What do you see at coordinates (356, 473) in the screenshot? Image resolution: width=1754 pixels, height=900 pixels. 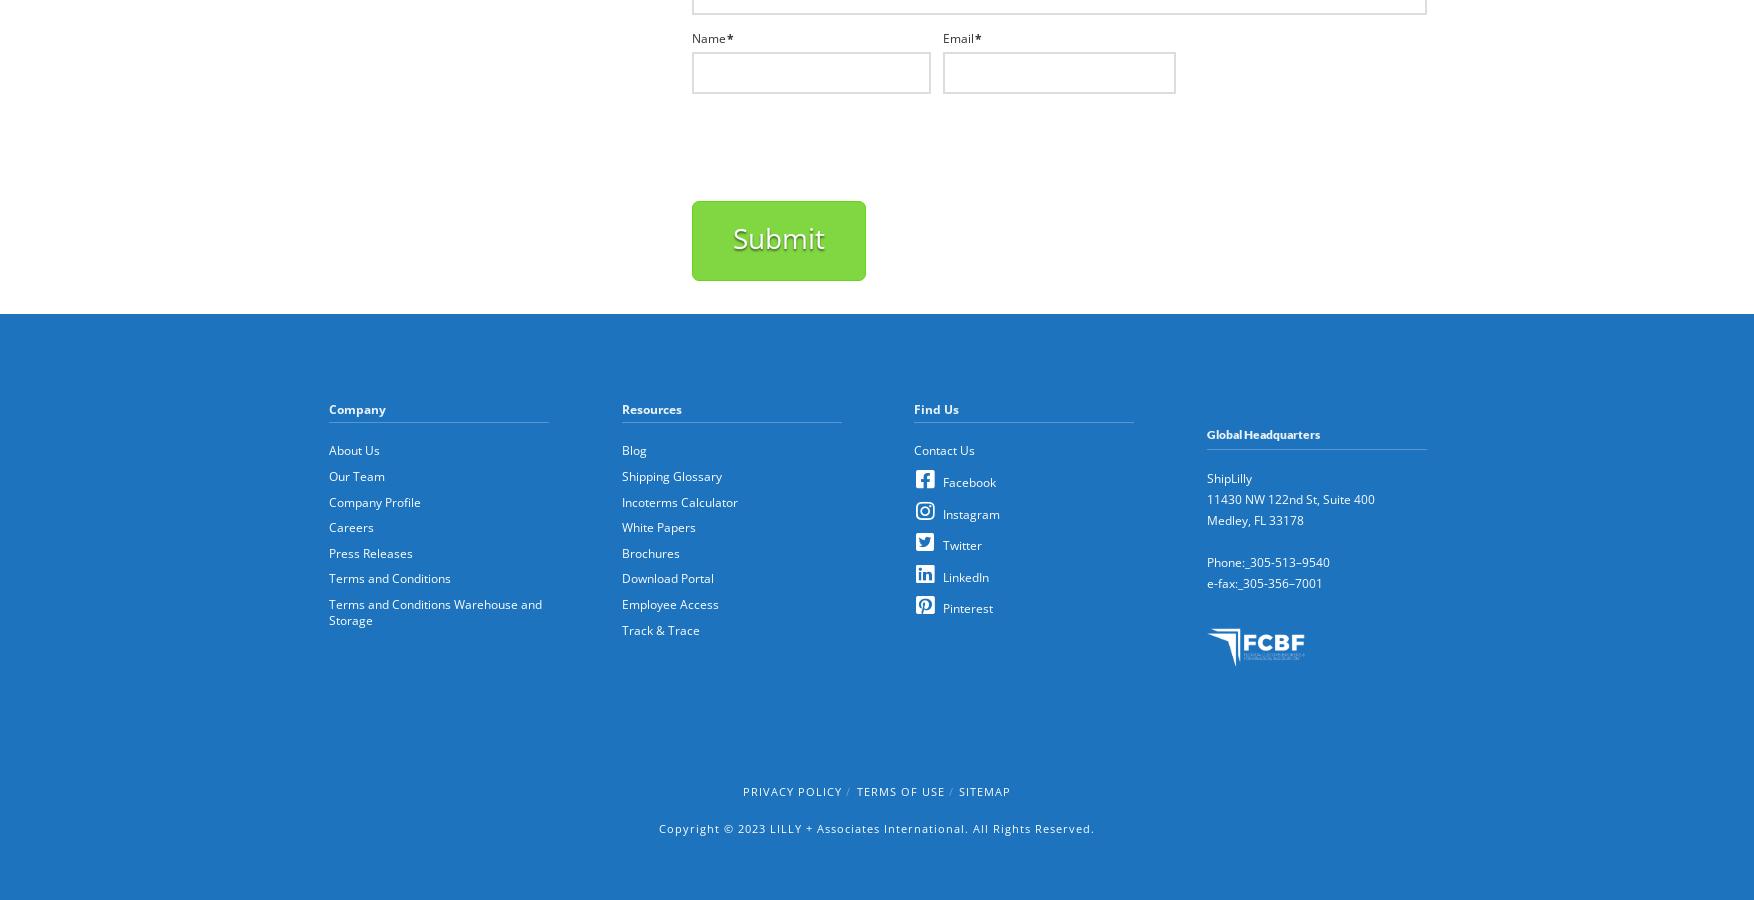 I see `'Our Team'` at bounding box center [356, 473].